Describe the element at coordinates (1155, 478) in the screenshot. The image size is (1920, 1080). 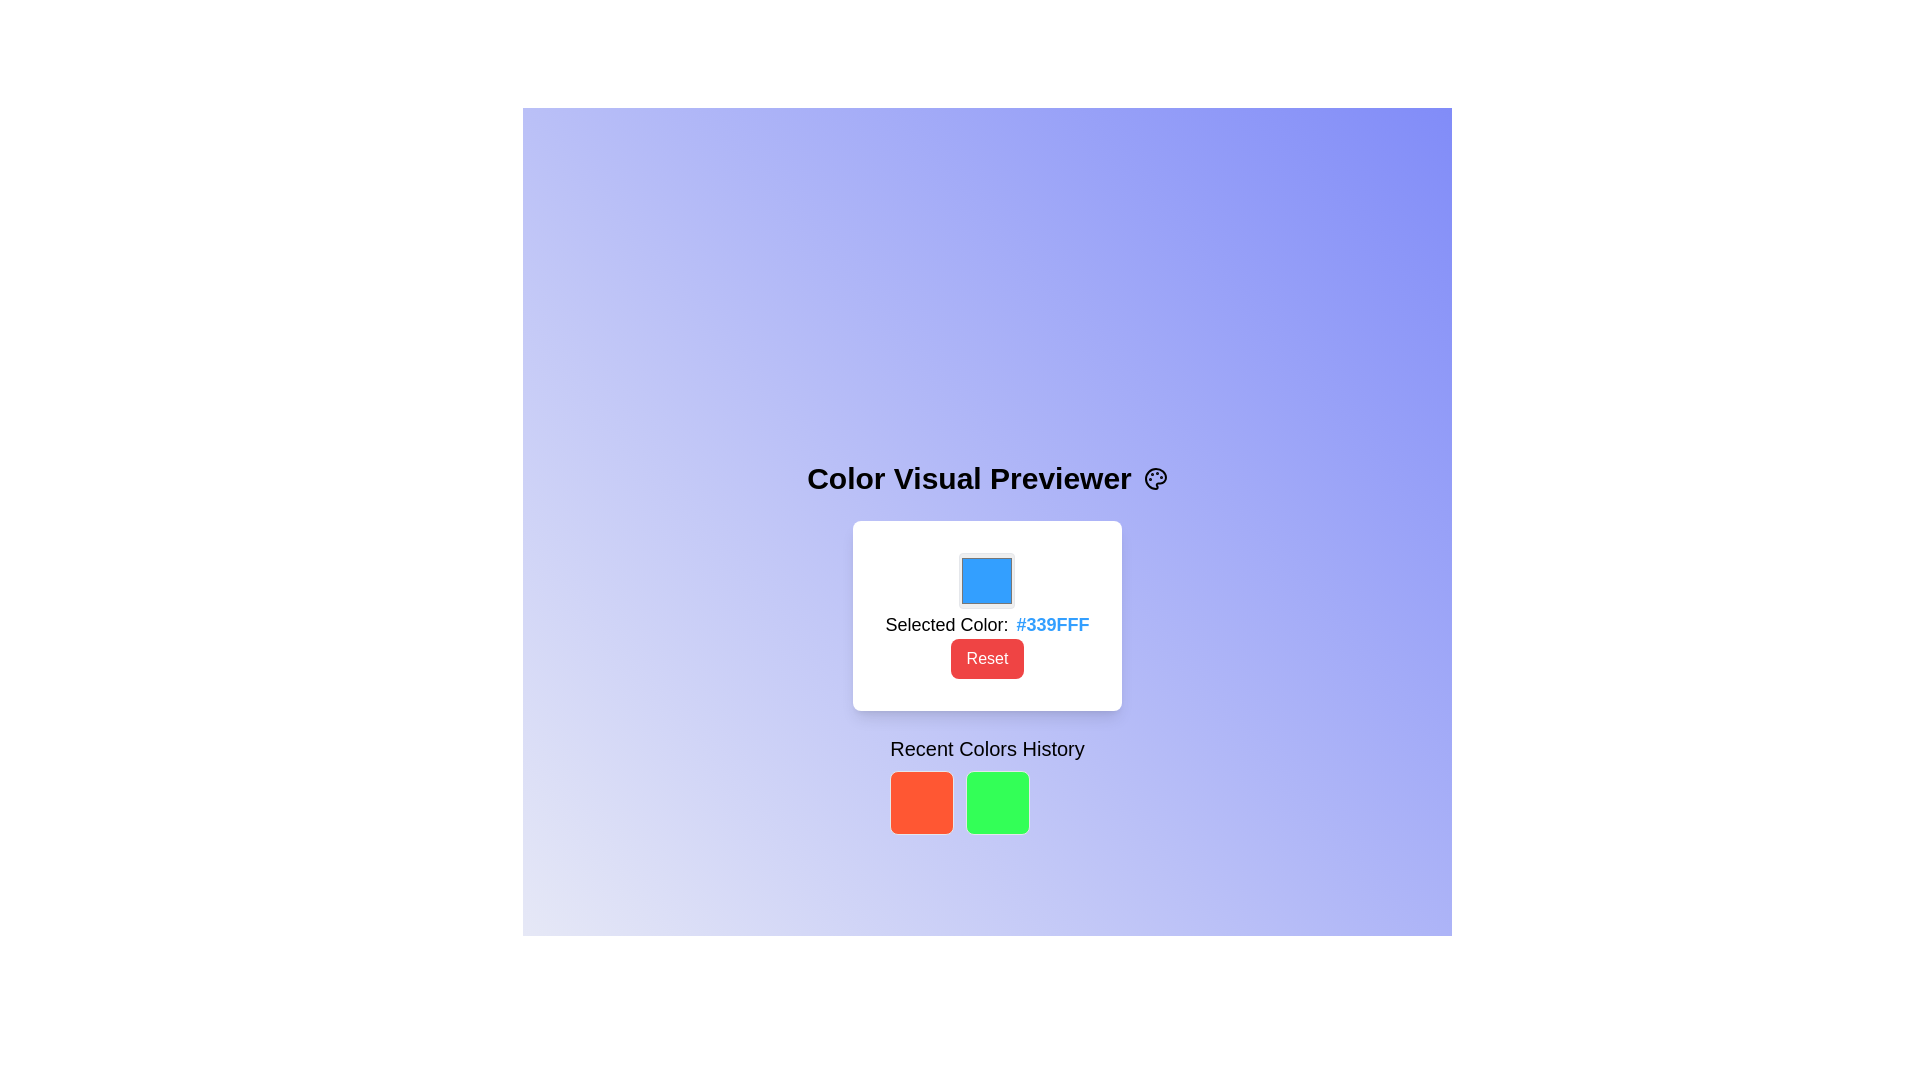
I see `the decorative icon representing a painter's palette, which is positioned to the right of the 'Color Visual Previewer' text` at that location.